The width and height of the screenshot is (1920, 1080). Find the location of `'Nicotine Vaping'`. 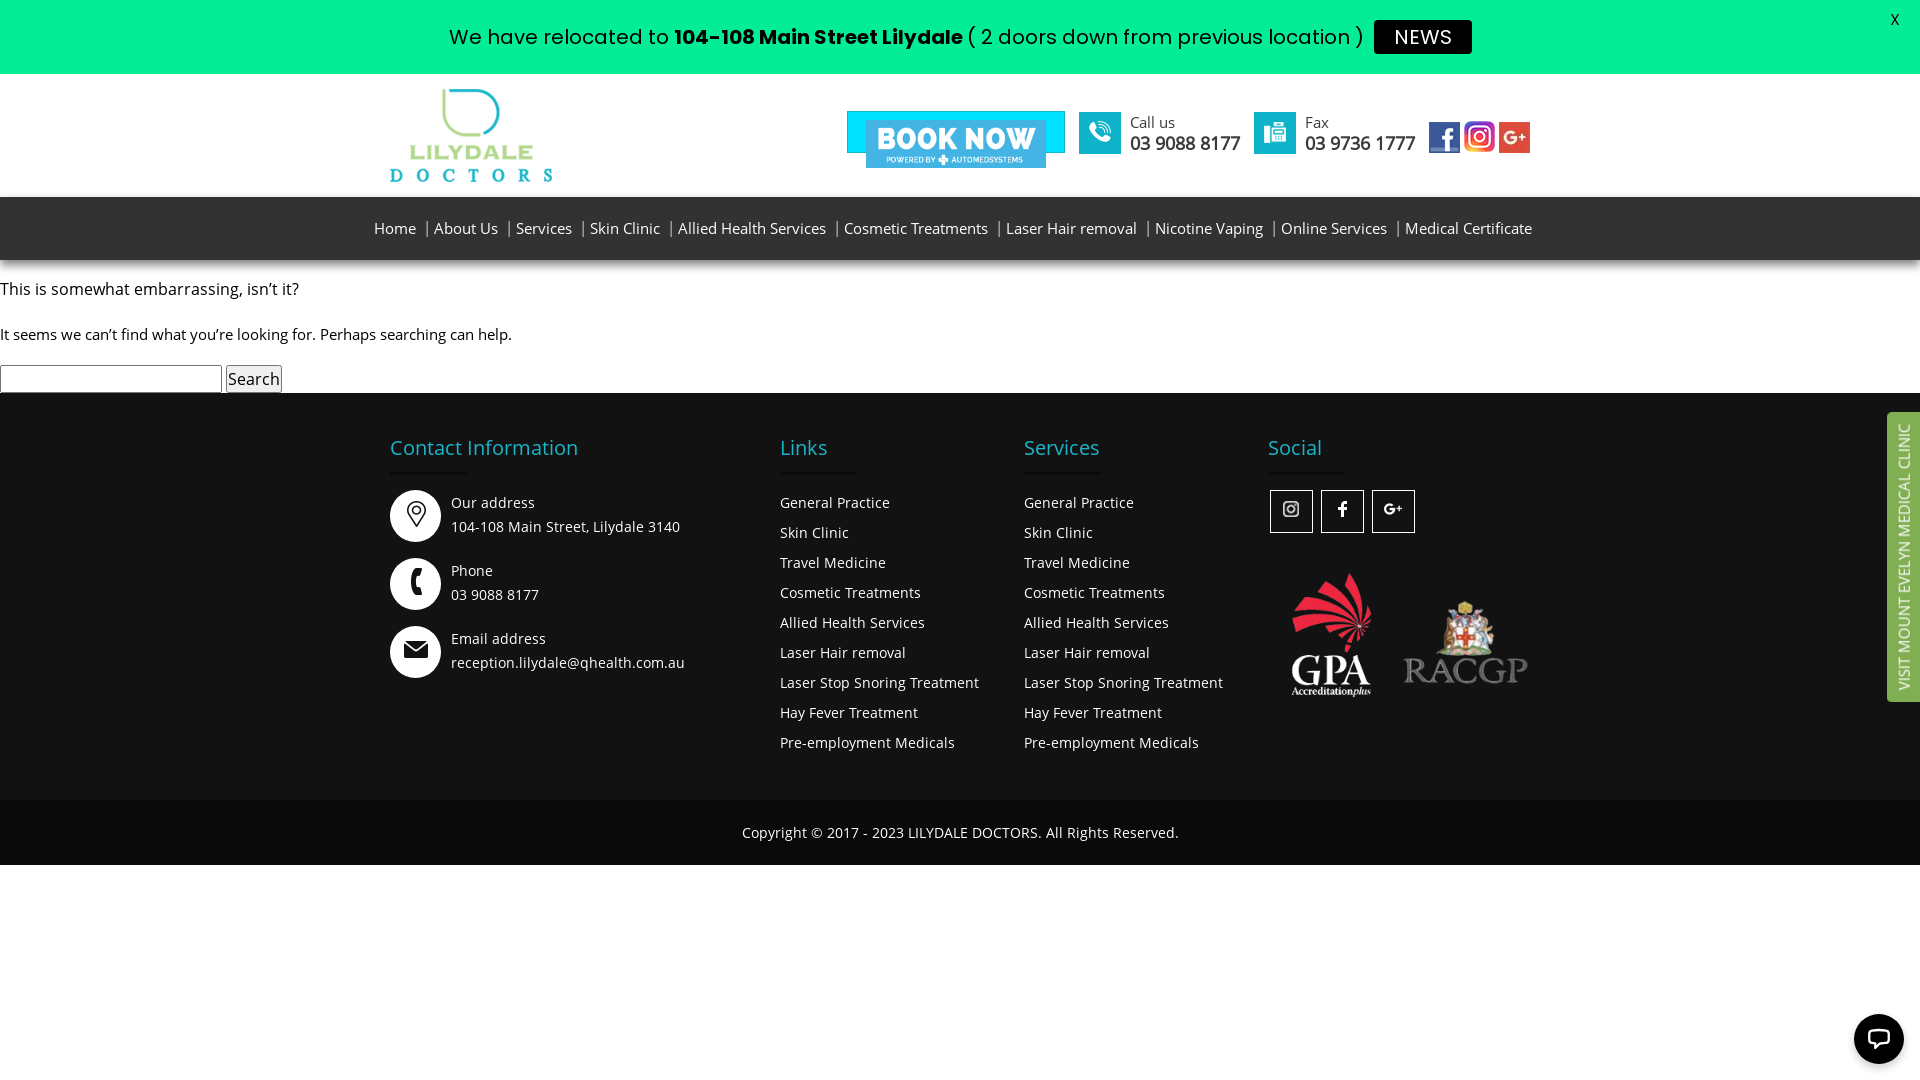

'Nicotine Vaping' is located at coordinates (1208, 227).